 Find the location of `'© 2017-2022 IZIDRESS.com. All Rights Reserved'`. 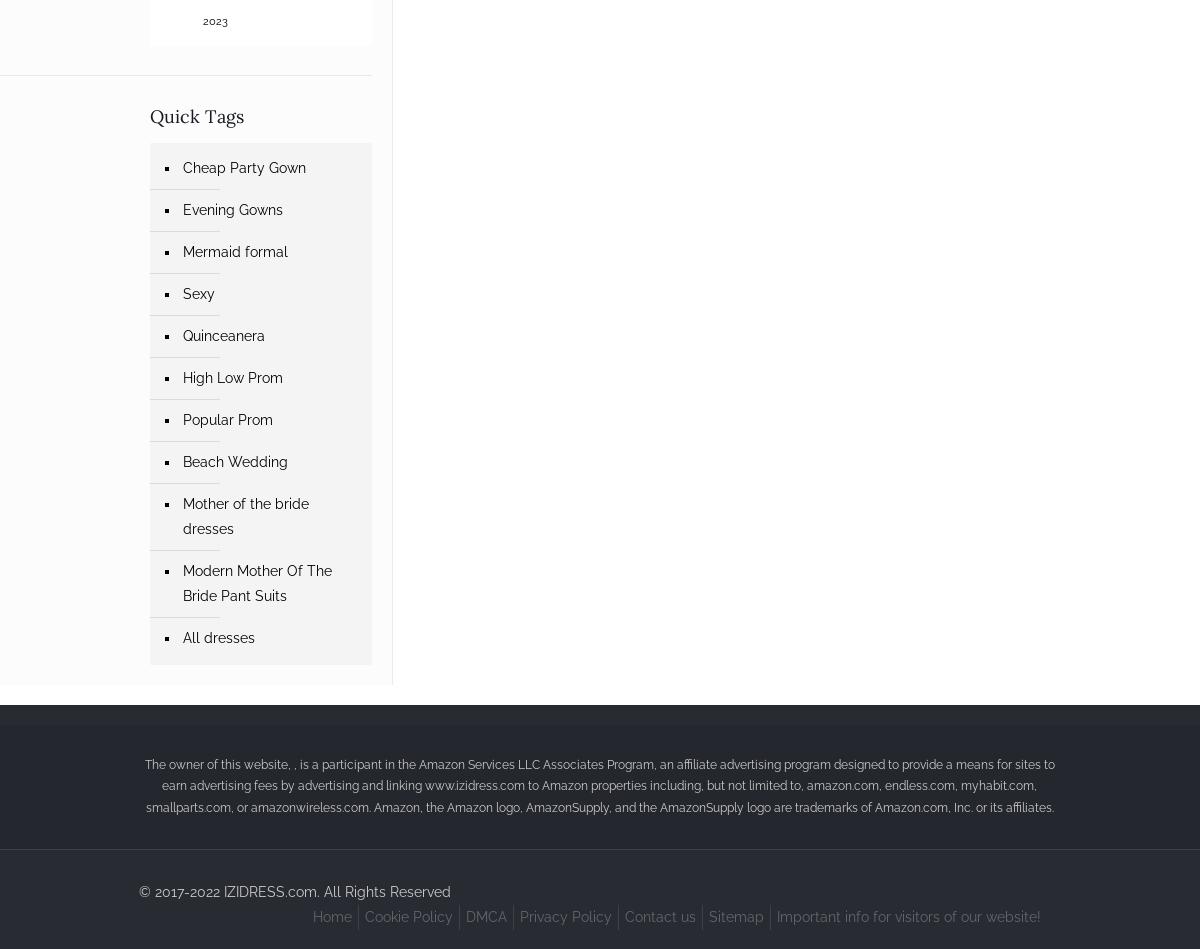

'© 2017-2022 IZIDRESS.com. All Rights Reserved' is located at coordinates (138, 890).